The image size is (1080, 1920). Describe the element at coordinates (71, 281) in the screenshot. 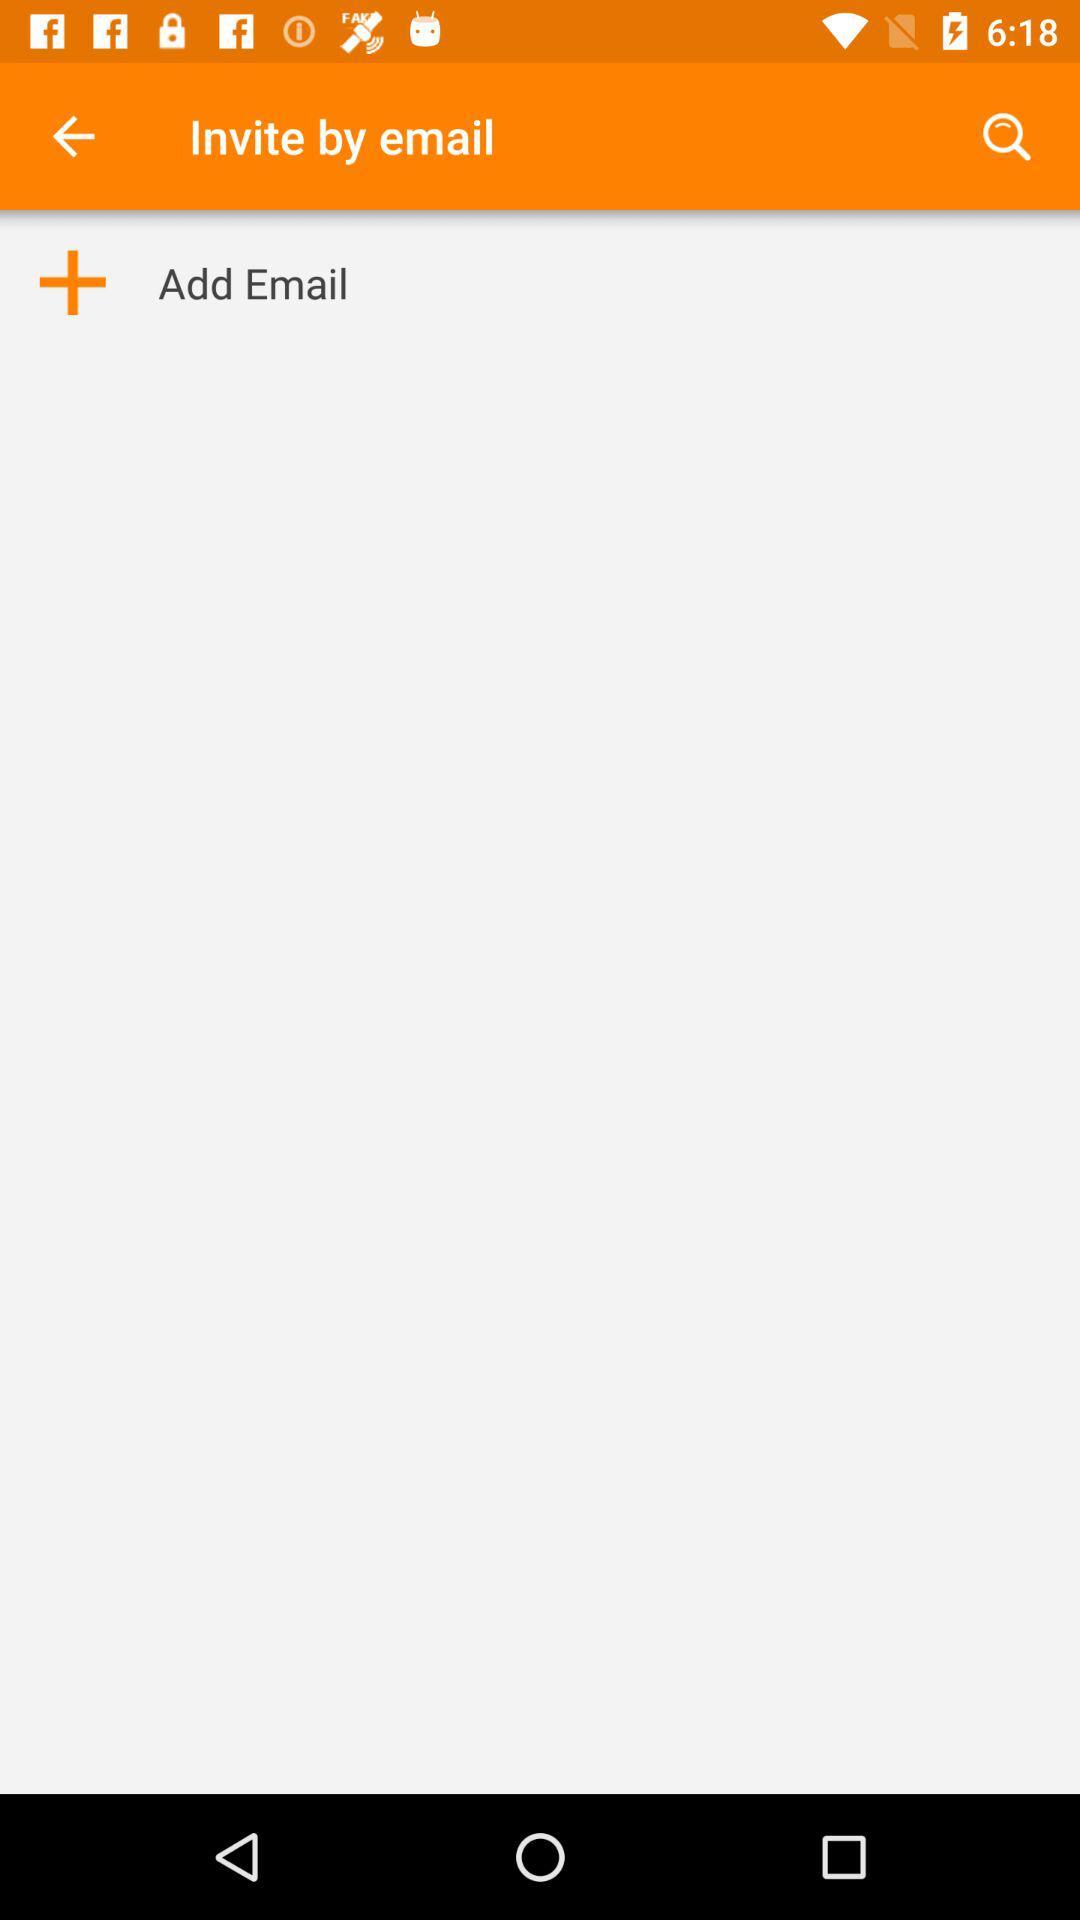

I see `icon next to add email` at that location.